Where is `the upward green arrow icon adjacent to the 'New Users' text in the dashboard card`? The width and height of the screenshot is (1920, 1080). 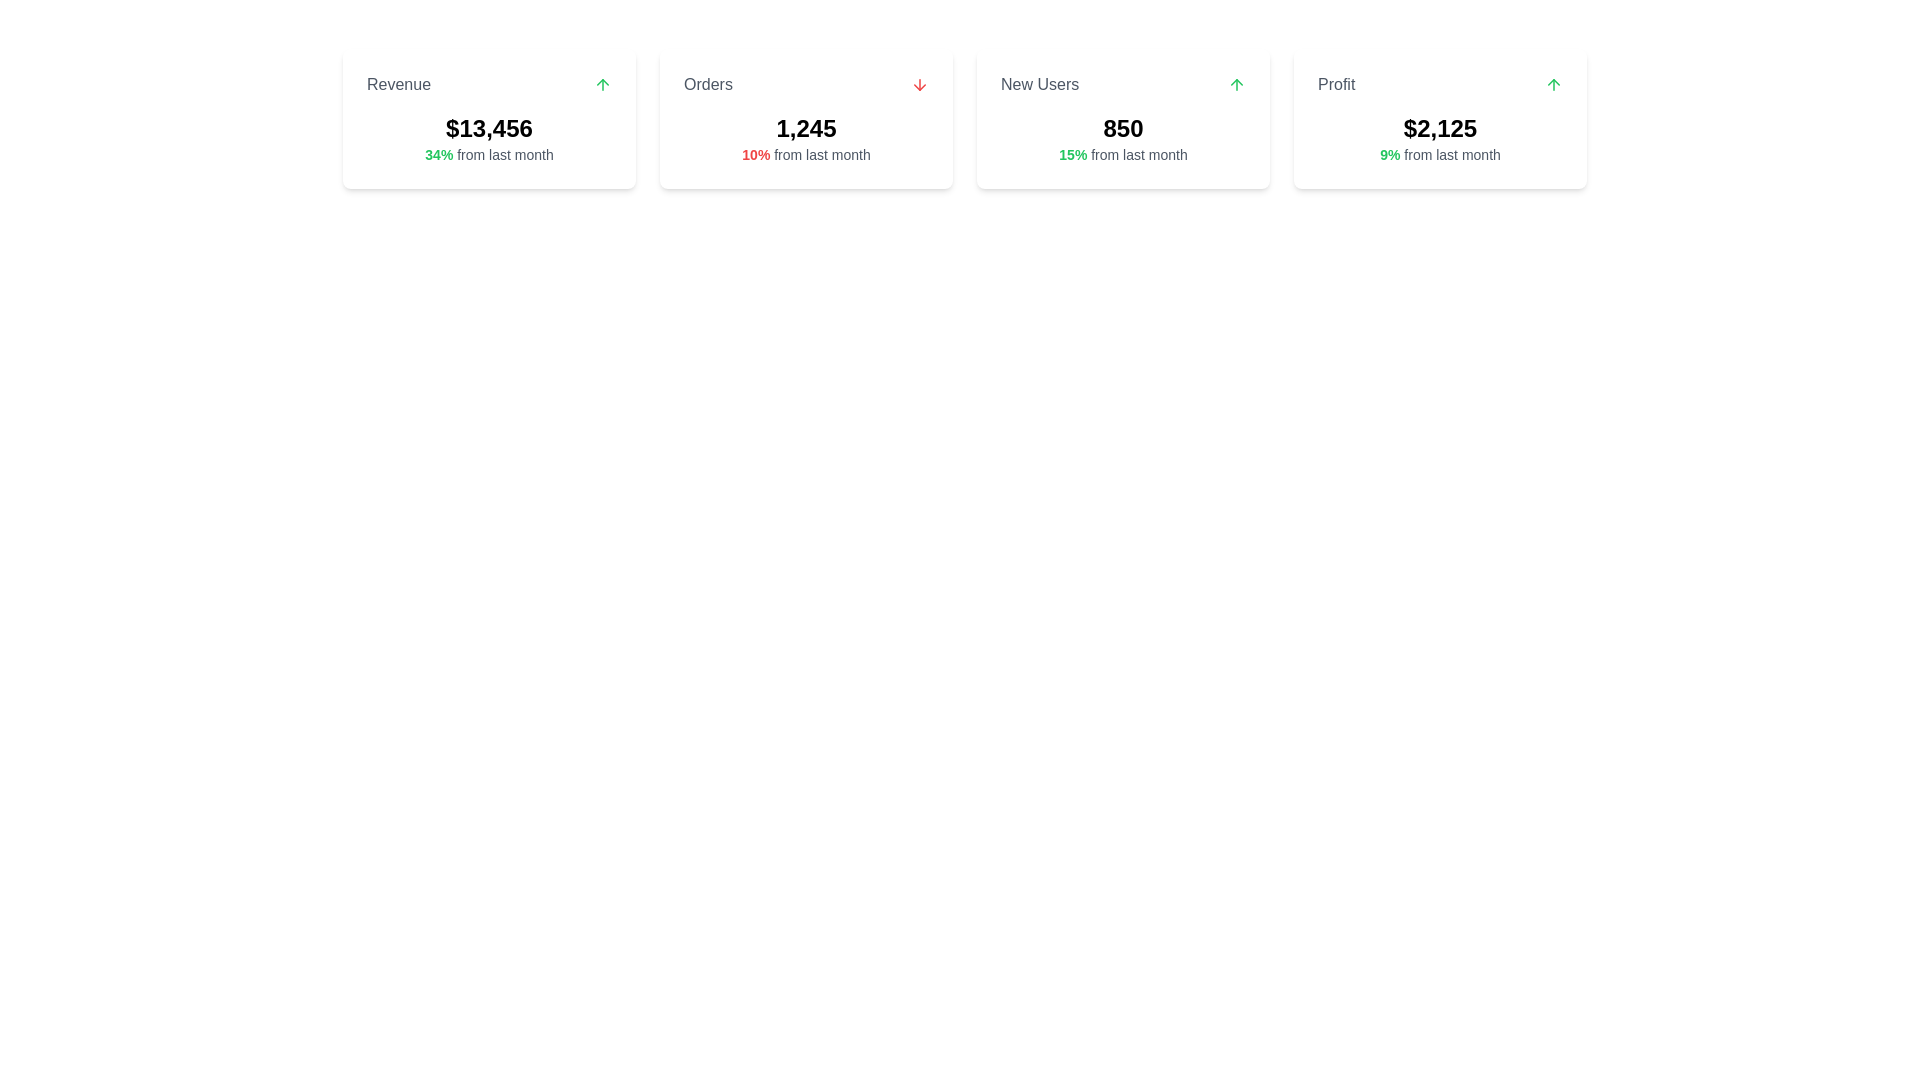 the upward green arrow icon adjacent to the 'New Users' text in the dashboard card is located at coordinates (1123, 83).